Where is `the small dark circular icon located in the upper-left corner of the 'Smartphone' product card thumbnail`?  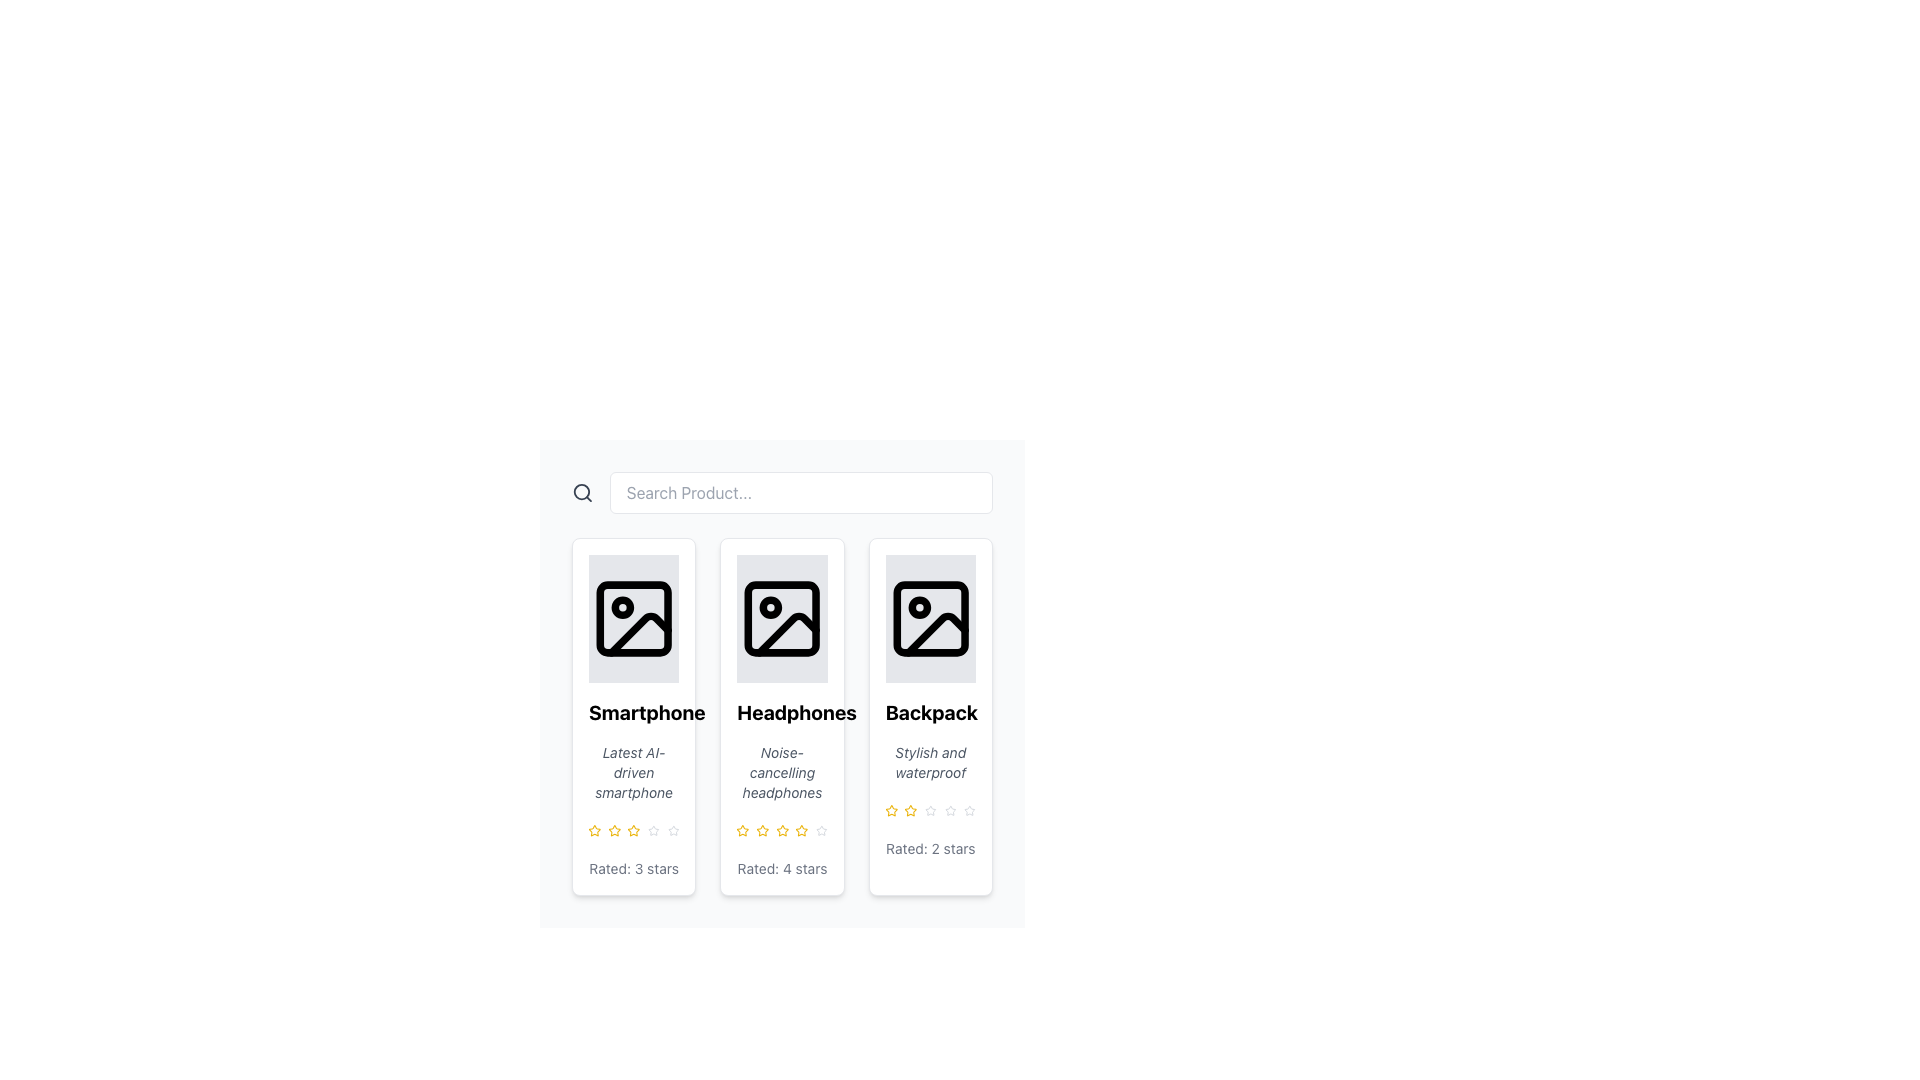
the small dark circular icon located in the upper-left corner of the 'Smartphone' product card thumbnail is located at coordinates (621, 606).